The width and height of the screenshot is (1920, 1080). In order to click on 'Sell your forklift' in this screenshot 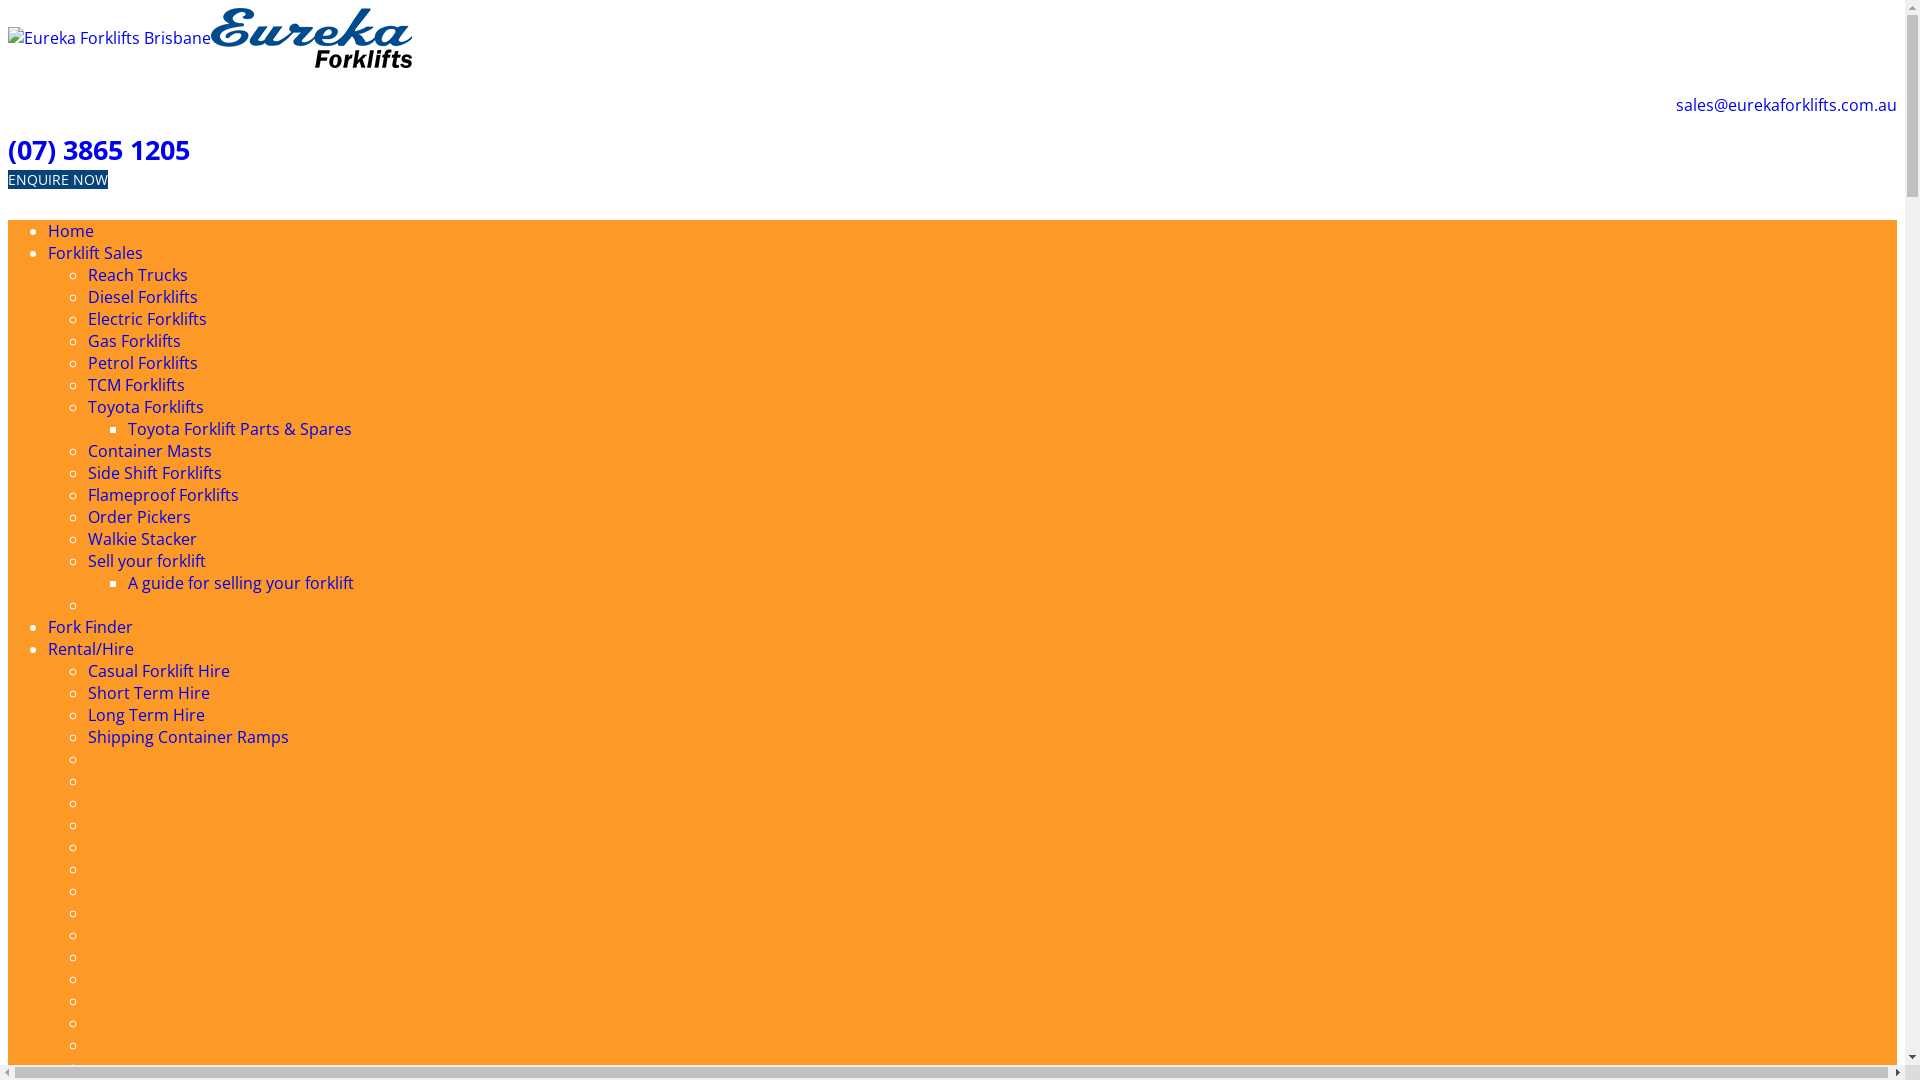, I will do `click(146, 560)`.